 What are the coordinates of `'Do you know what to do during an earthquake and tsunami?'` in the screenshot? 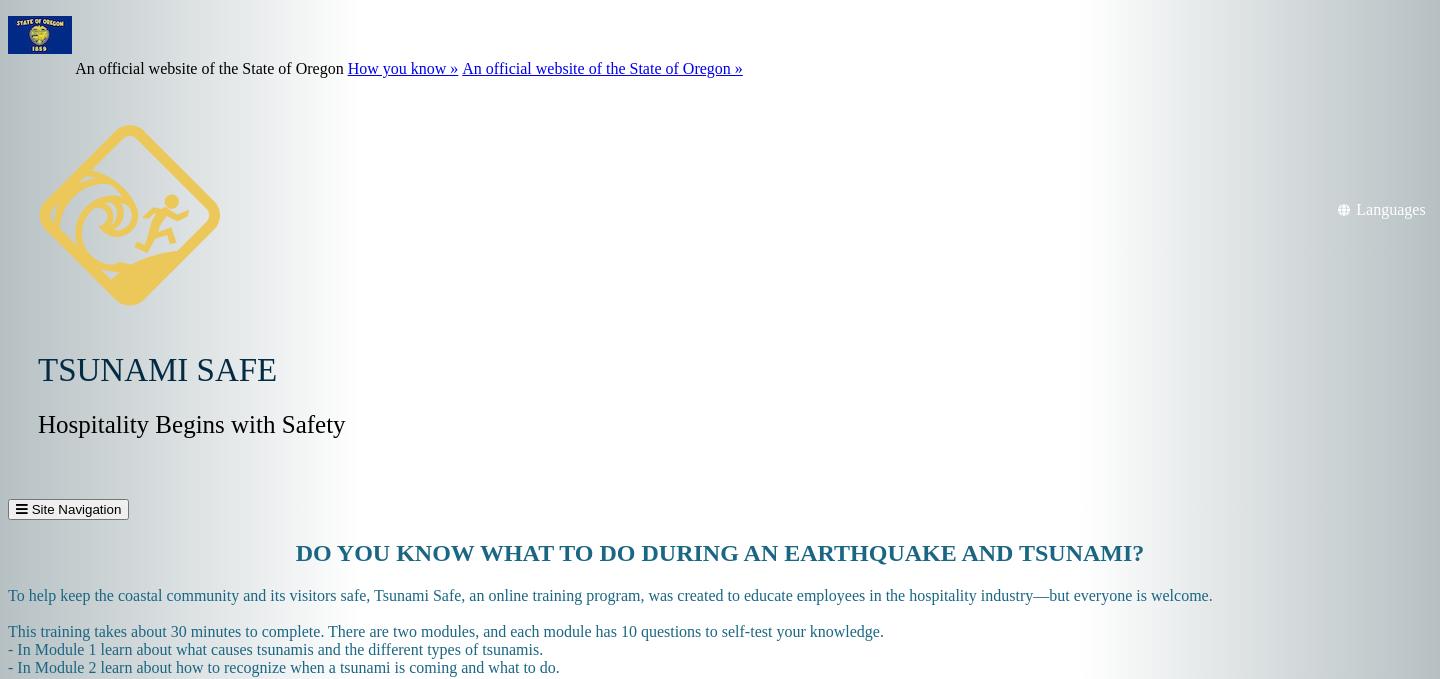 It's located at (294, 552).